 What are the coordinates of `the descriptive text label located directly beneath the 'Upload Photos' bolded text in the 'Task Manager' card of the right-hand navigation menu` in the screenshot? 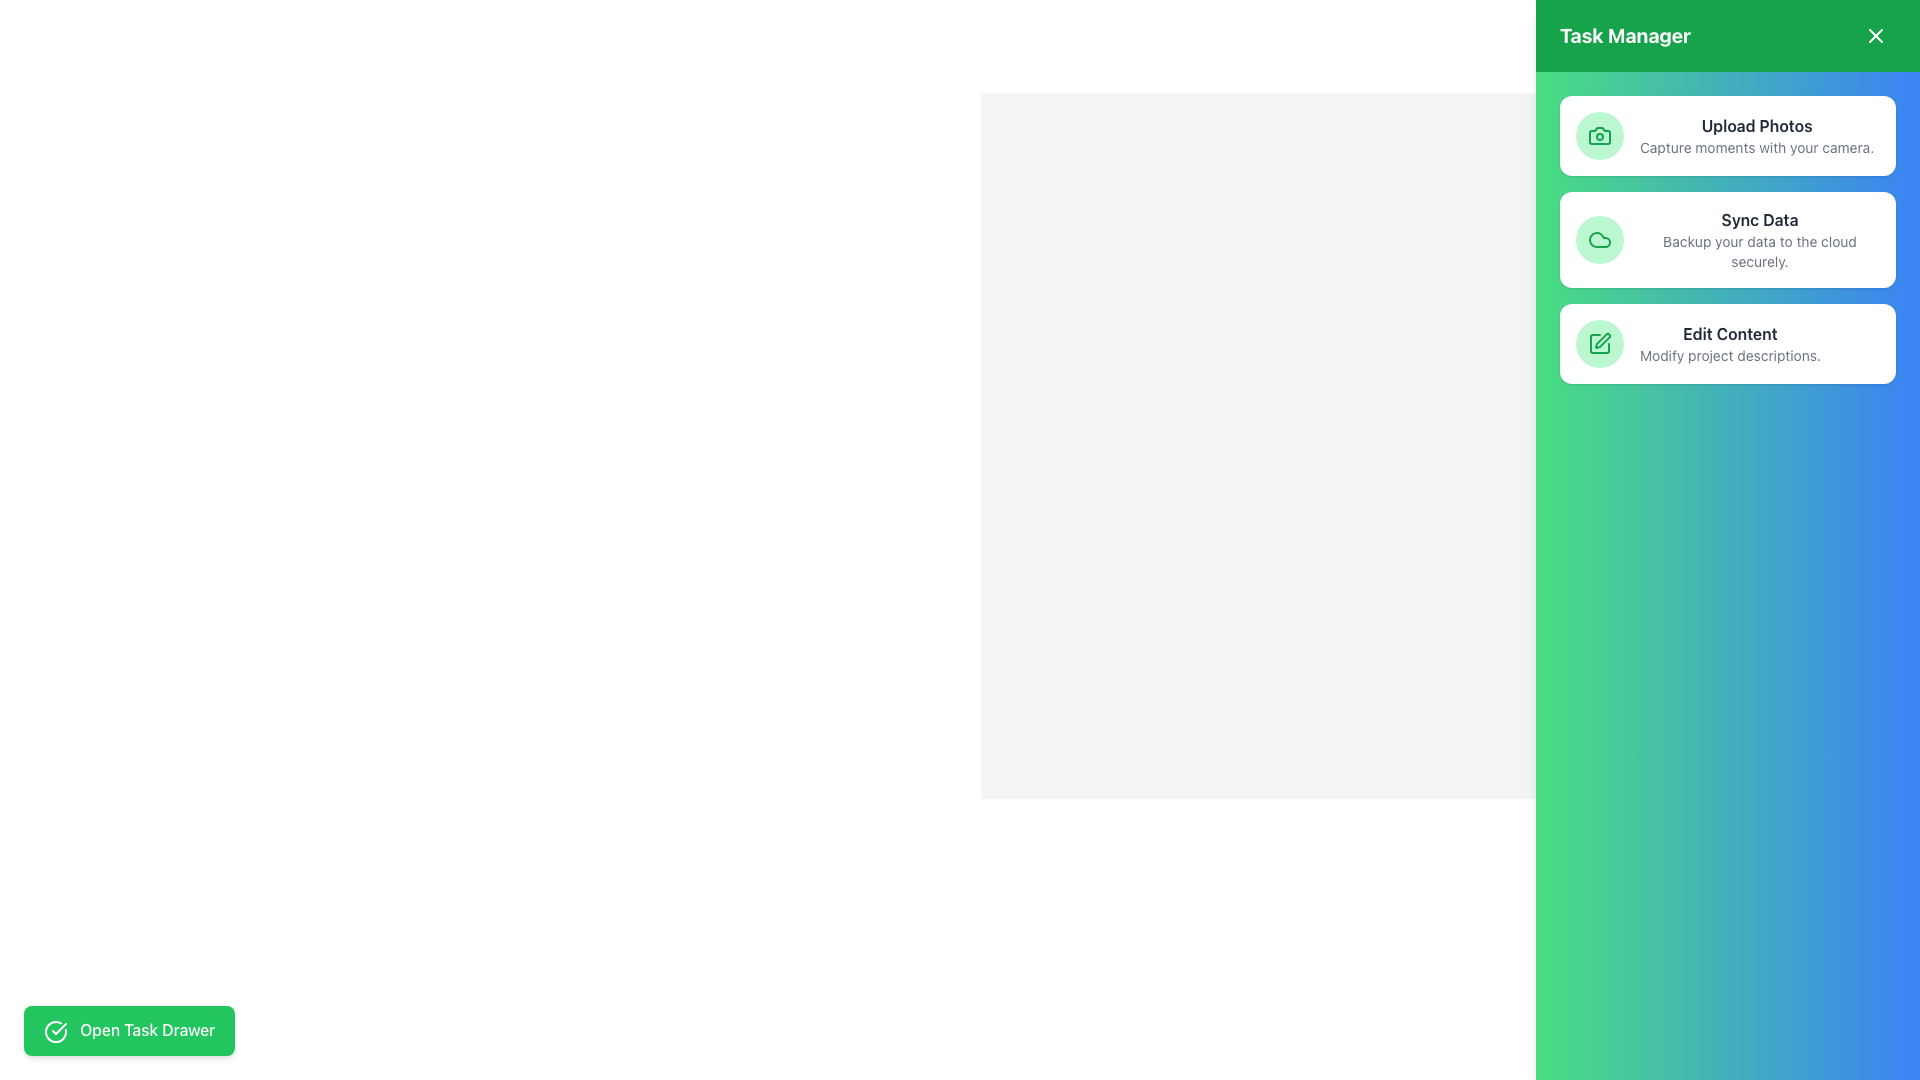 It's located at (1756, 146).